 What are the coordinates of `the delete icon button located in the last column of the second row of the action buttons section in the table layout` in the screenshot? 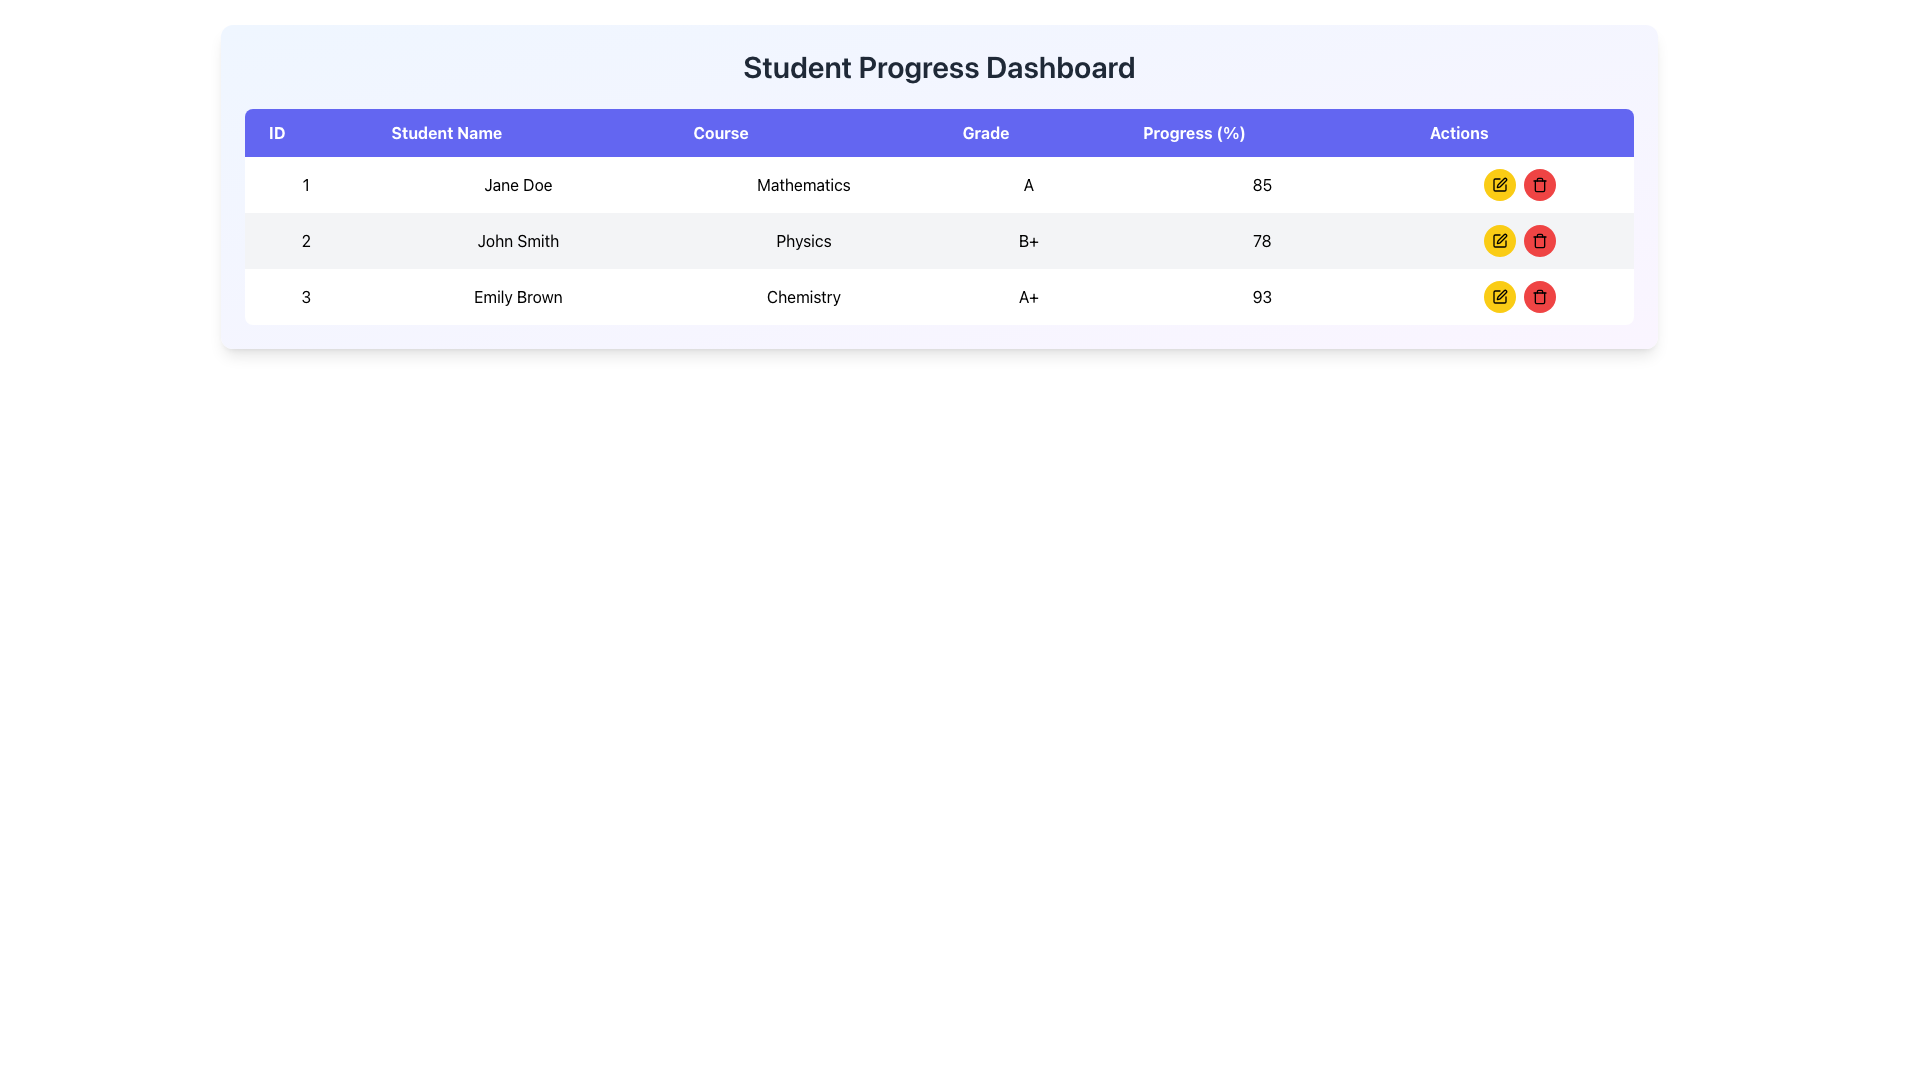 It's located at (1538, 297).